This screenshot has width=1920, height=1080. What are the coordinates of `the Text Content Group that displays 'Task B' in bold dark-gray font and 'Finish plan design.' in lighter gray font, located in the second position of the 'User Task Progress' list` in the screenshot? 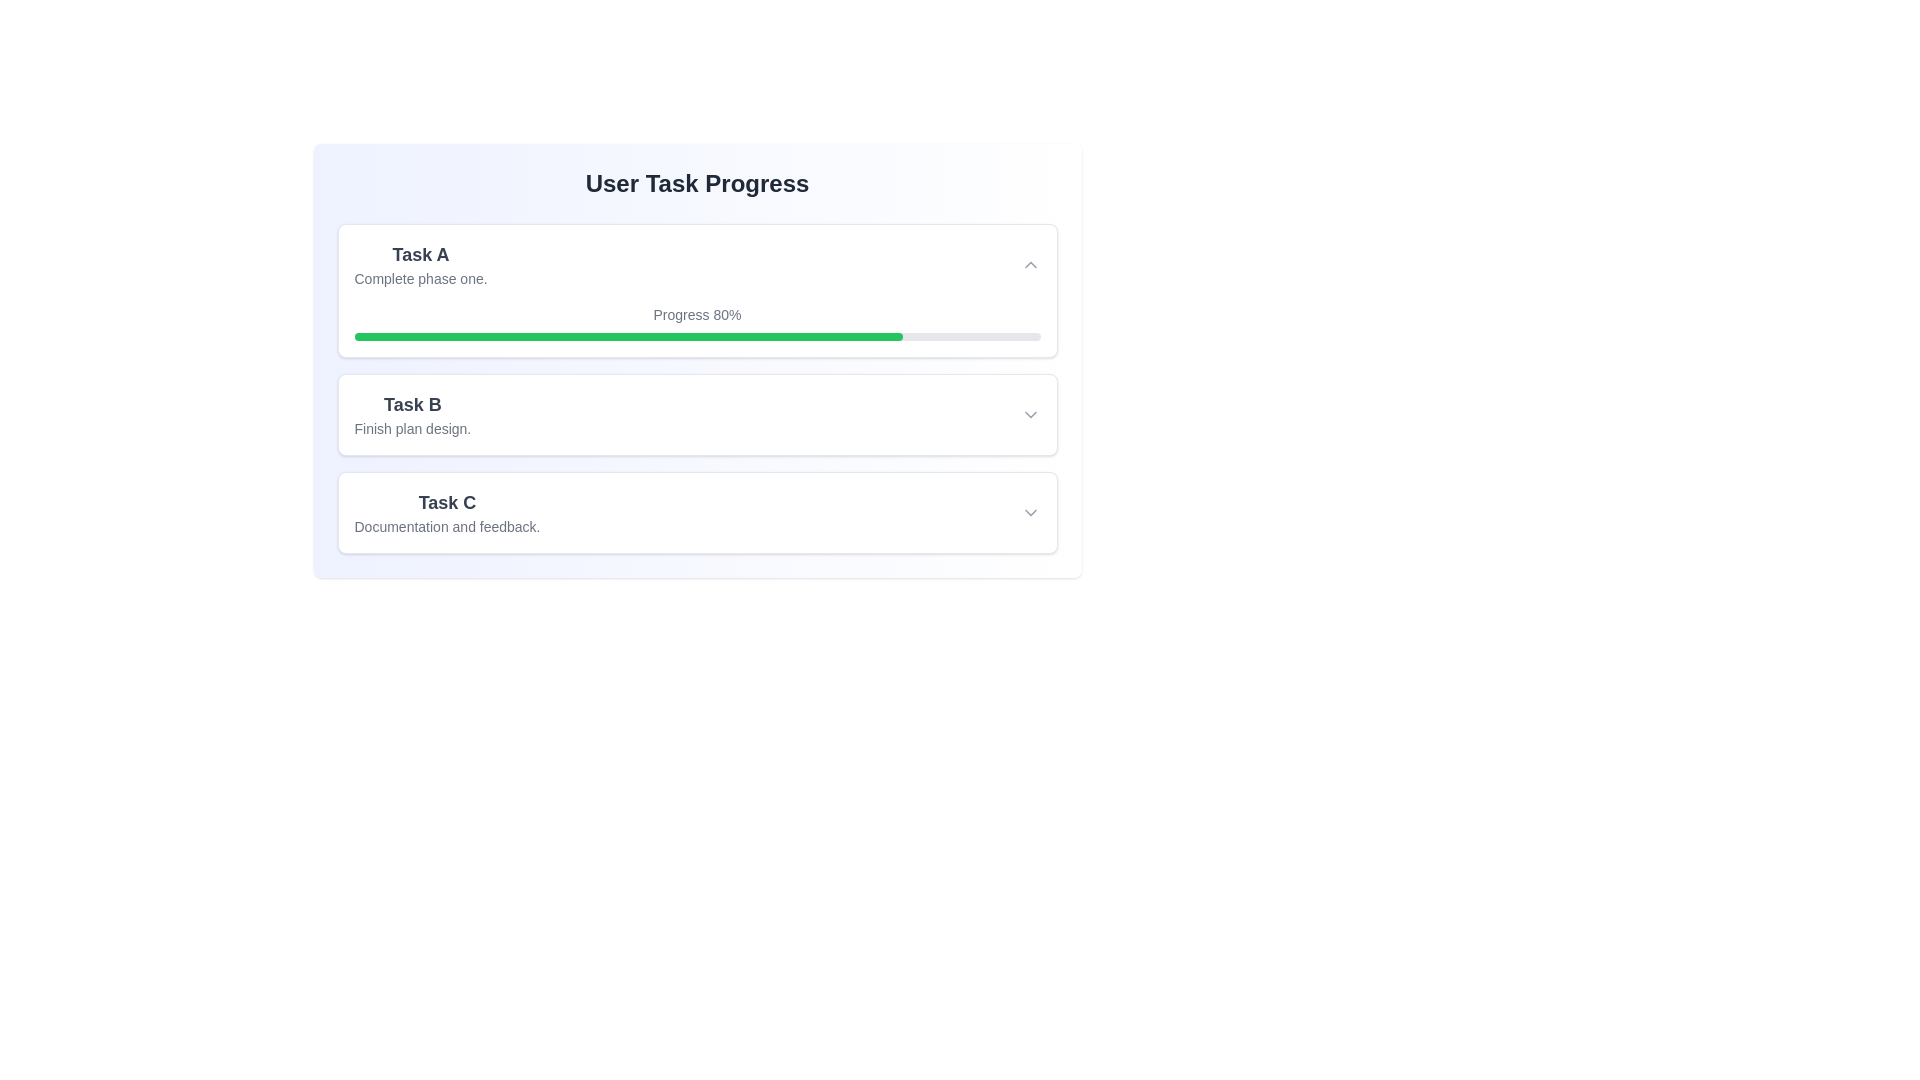 It's located at (411, 414).